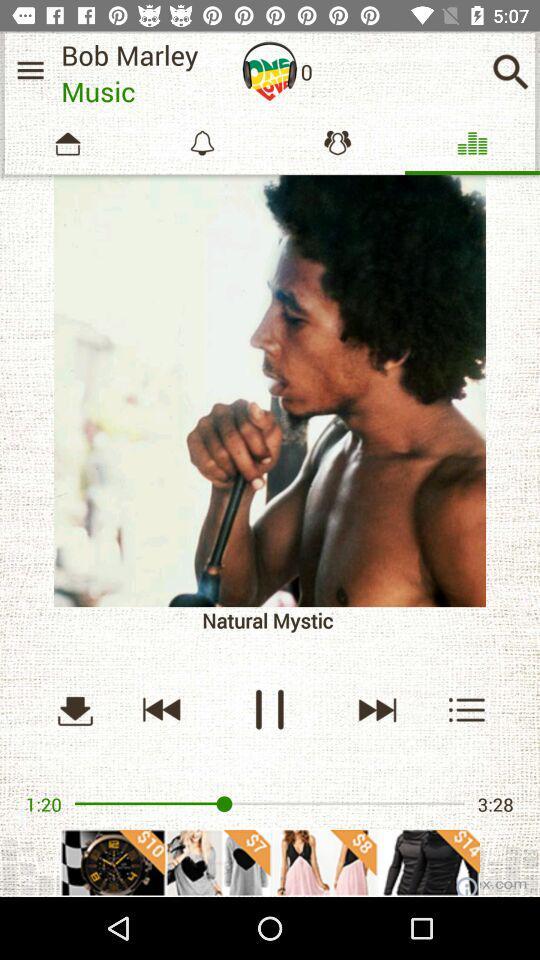 The width and height of the screenshot is (540, 960). What do you see at coordinates (467, 709) in the screenshot?
I see `the playlist` at bounding box center [467, 709].